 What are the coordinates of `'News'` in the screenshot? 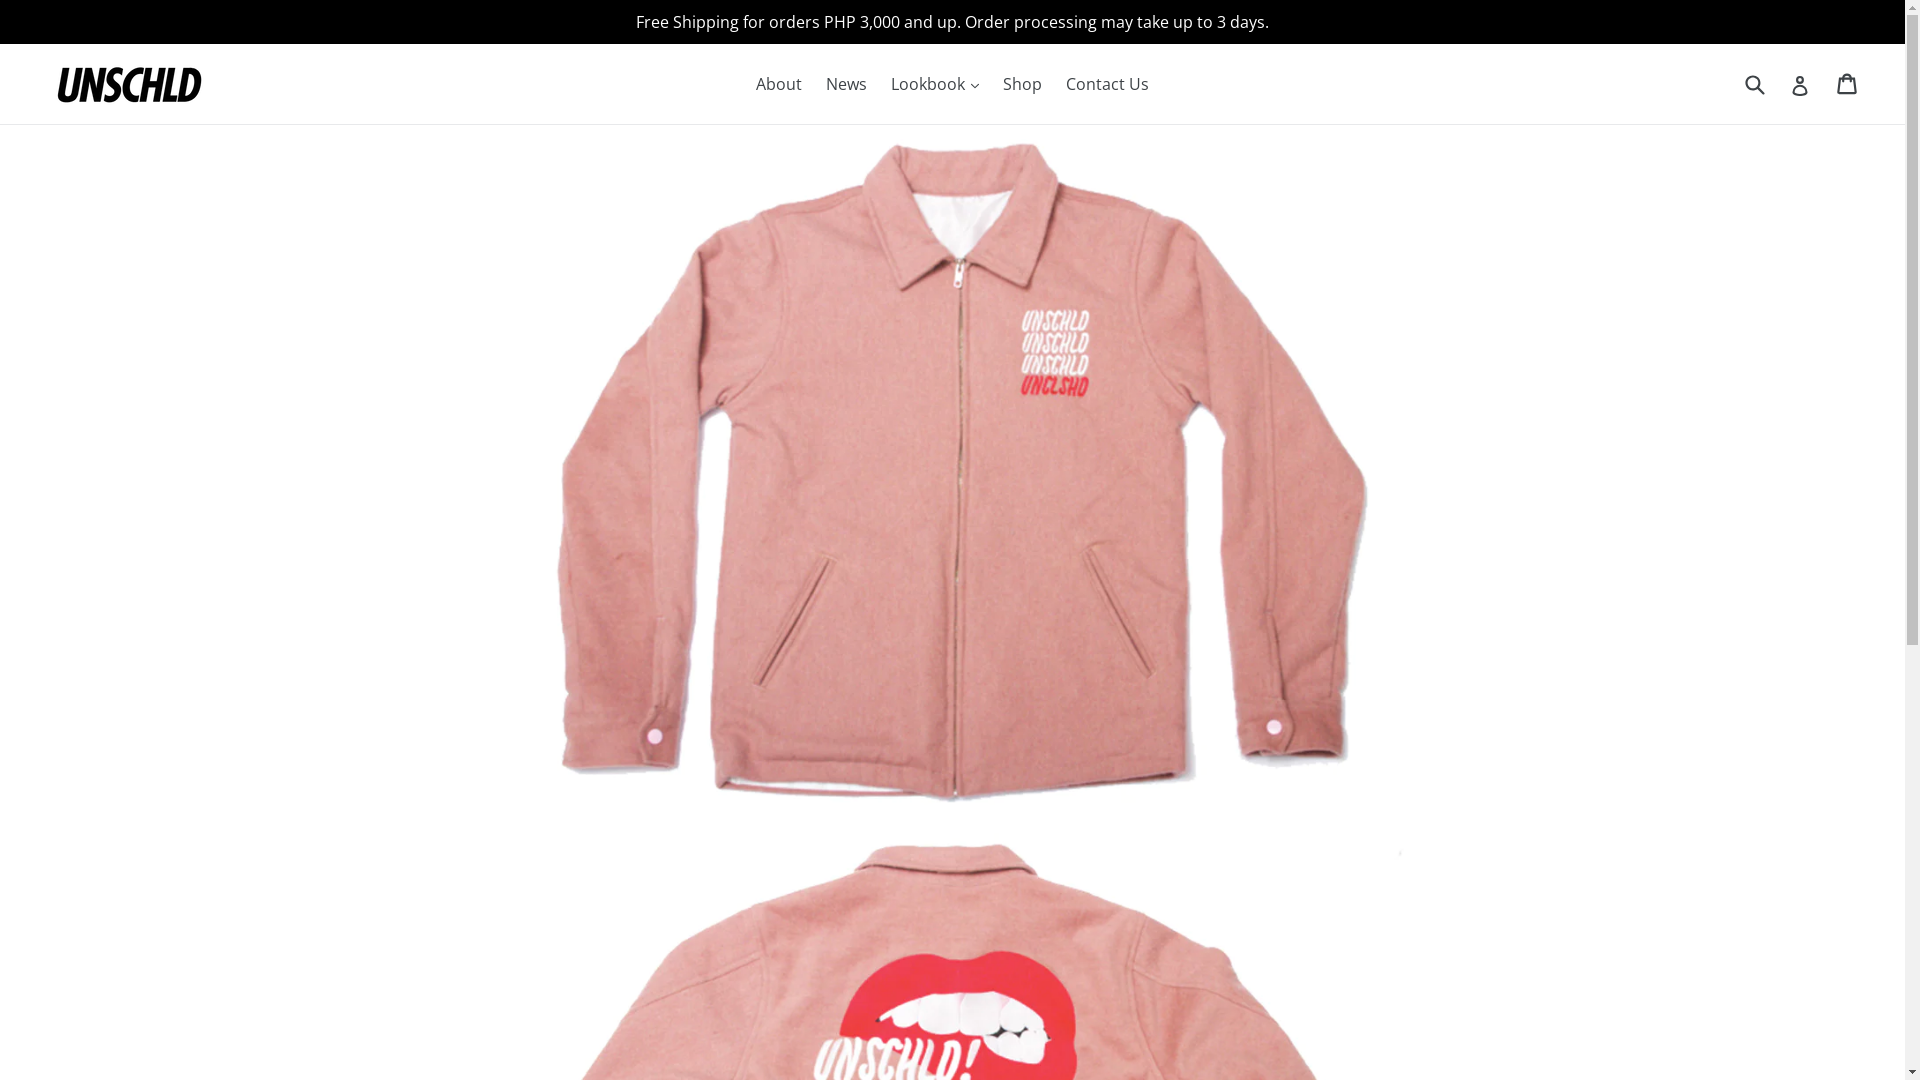 It's located at (846, 83).